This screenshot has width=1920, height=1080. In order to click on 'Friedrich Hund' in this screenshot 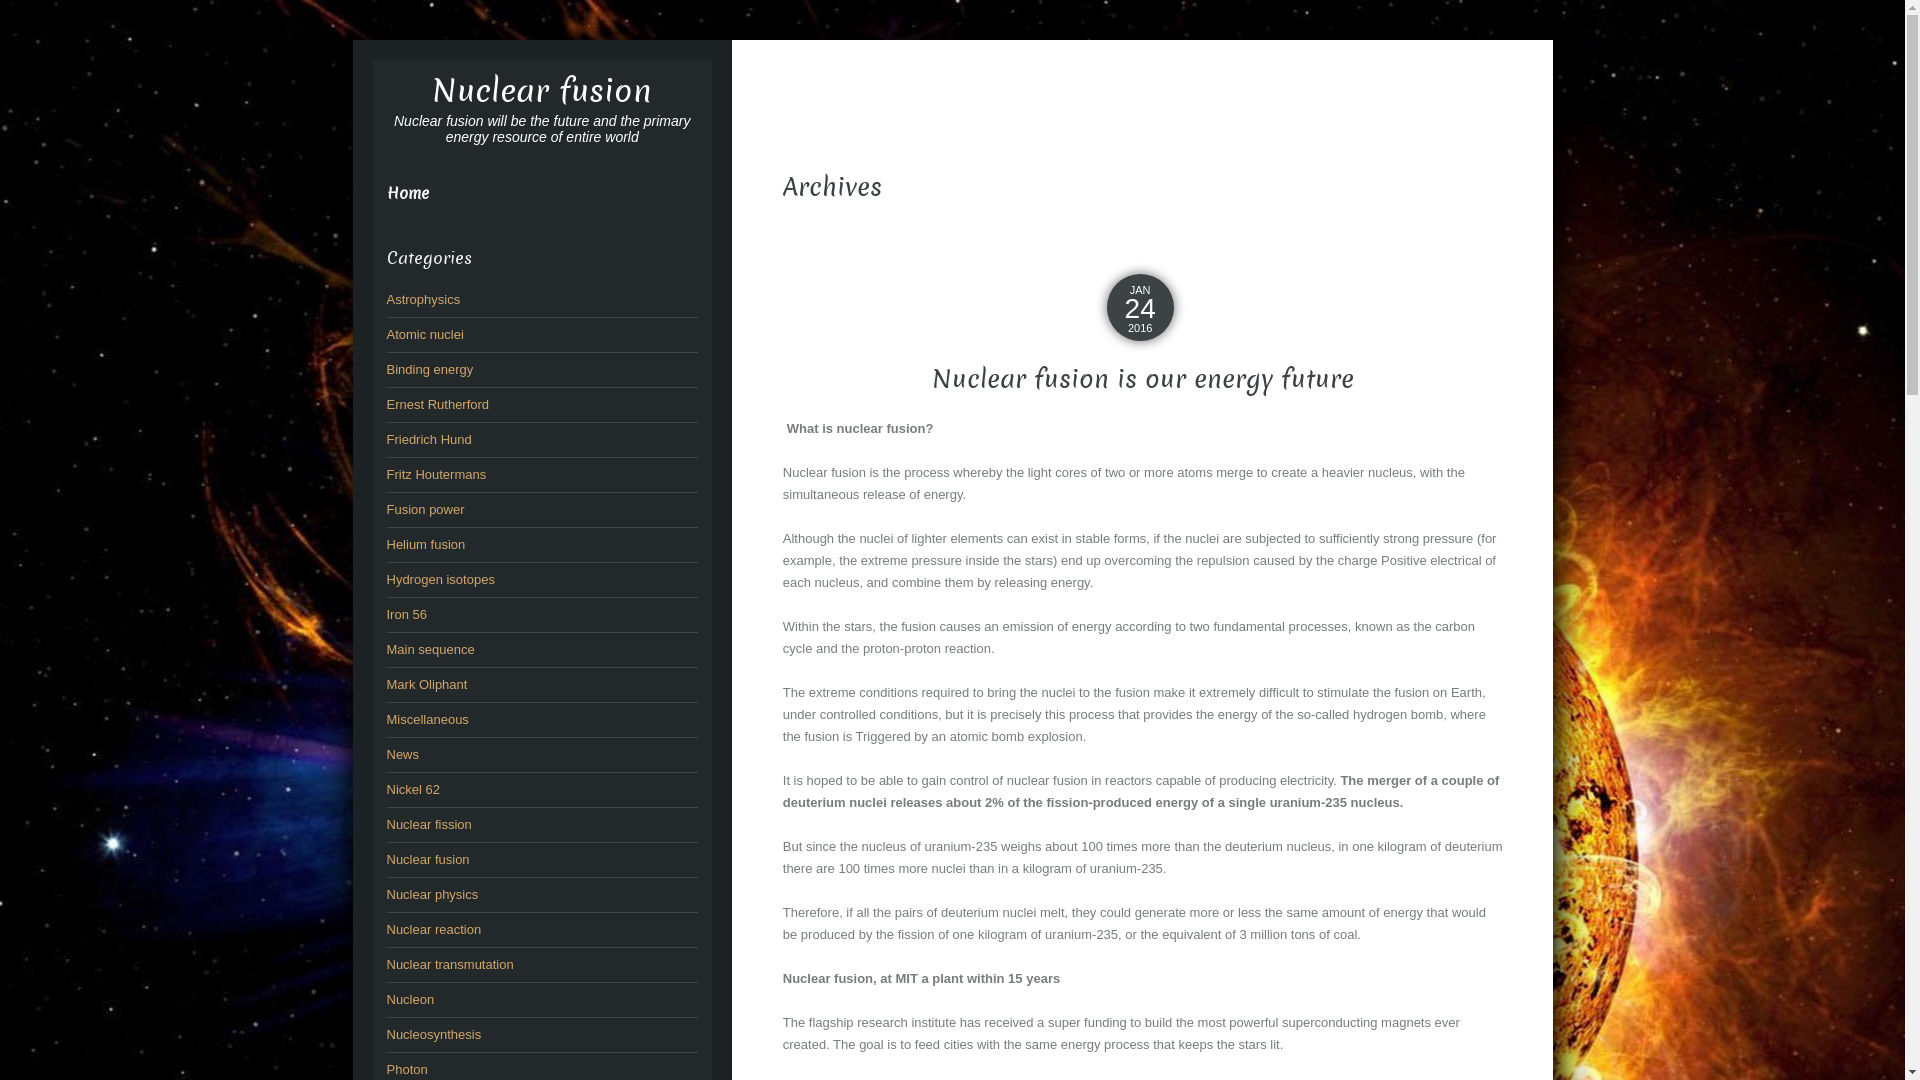, I will do `click(427, 438)`.